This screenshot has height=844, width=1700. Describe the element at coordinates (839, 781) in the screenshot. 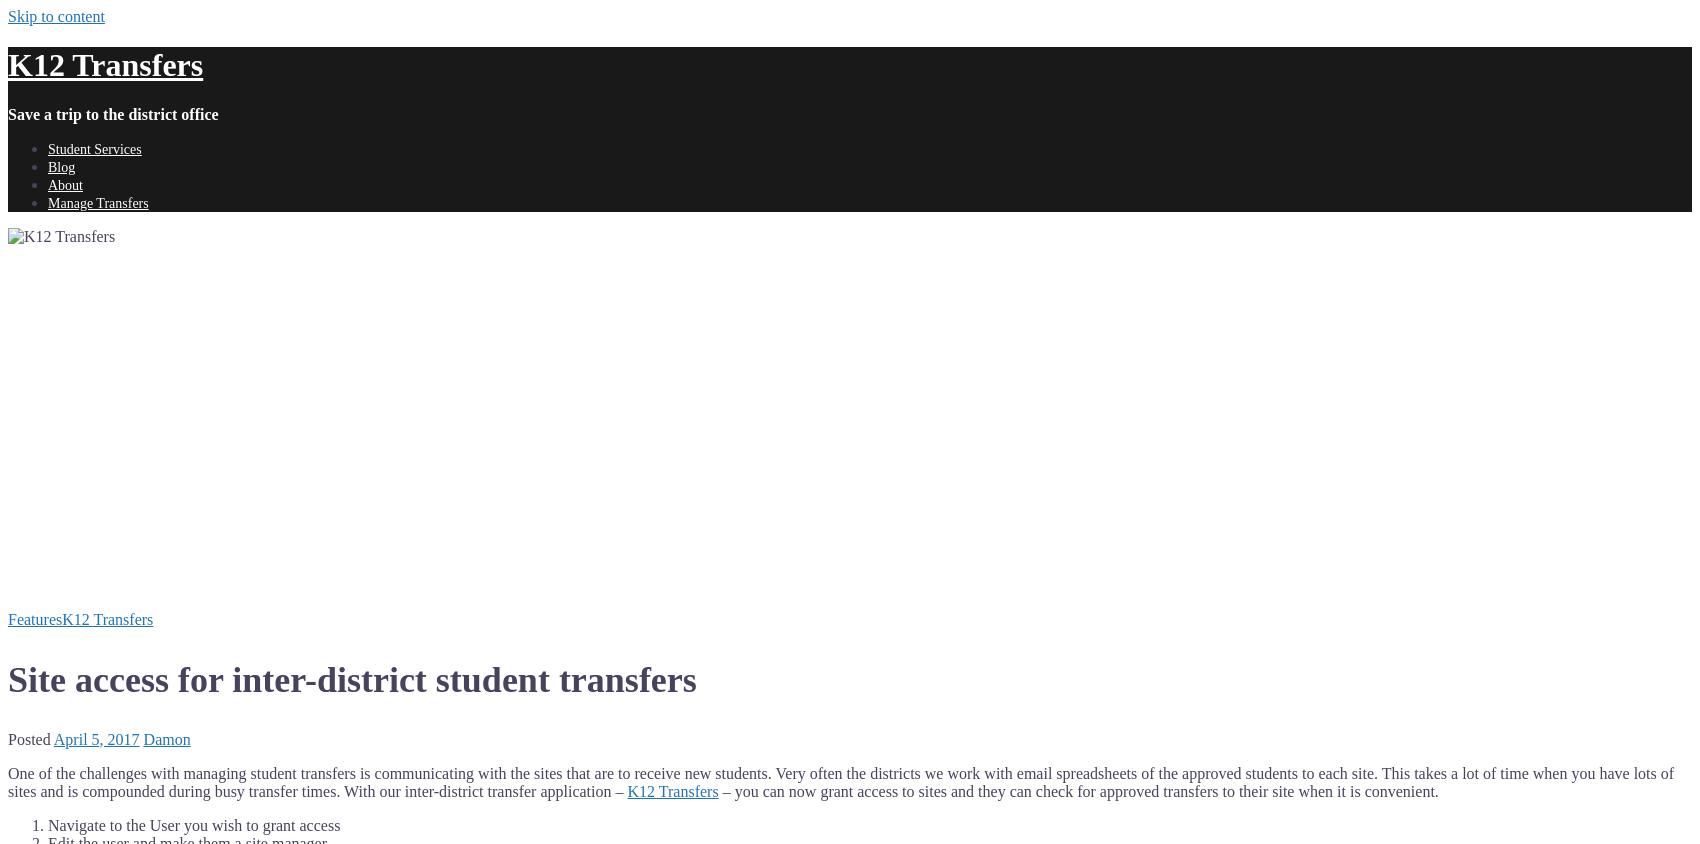

I see `'One of the challenges with managing student transfers is communicating with the sites that are to receive new students. Very often the districts we work with email spreadsheets of the approved students to each site. This takes a lot of time when you have lots of sites and is compounded during busy transfer times. With our inter-district transfer application –'` at that location.